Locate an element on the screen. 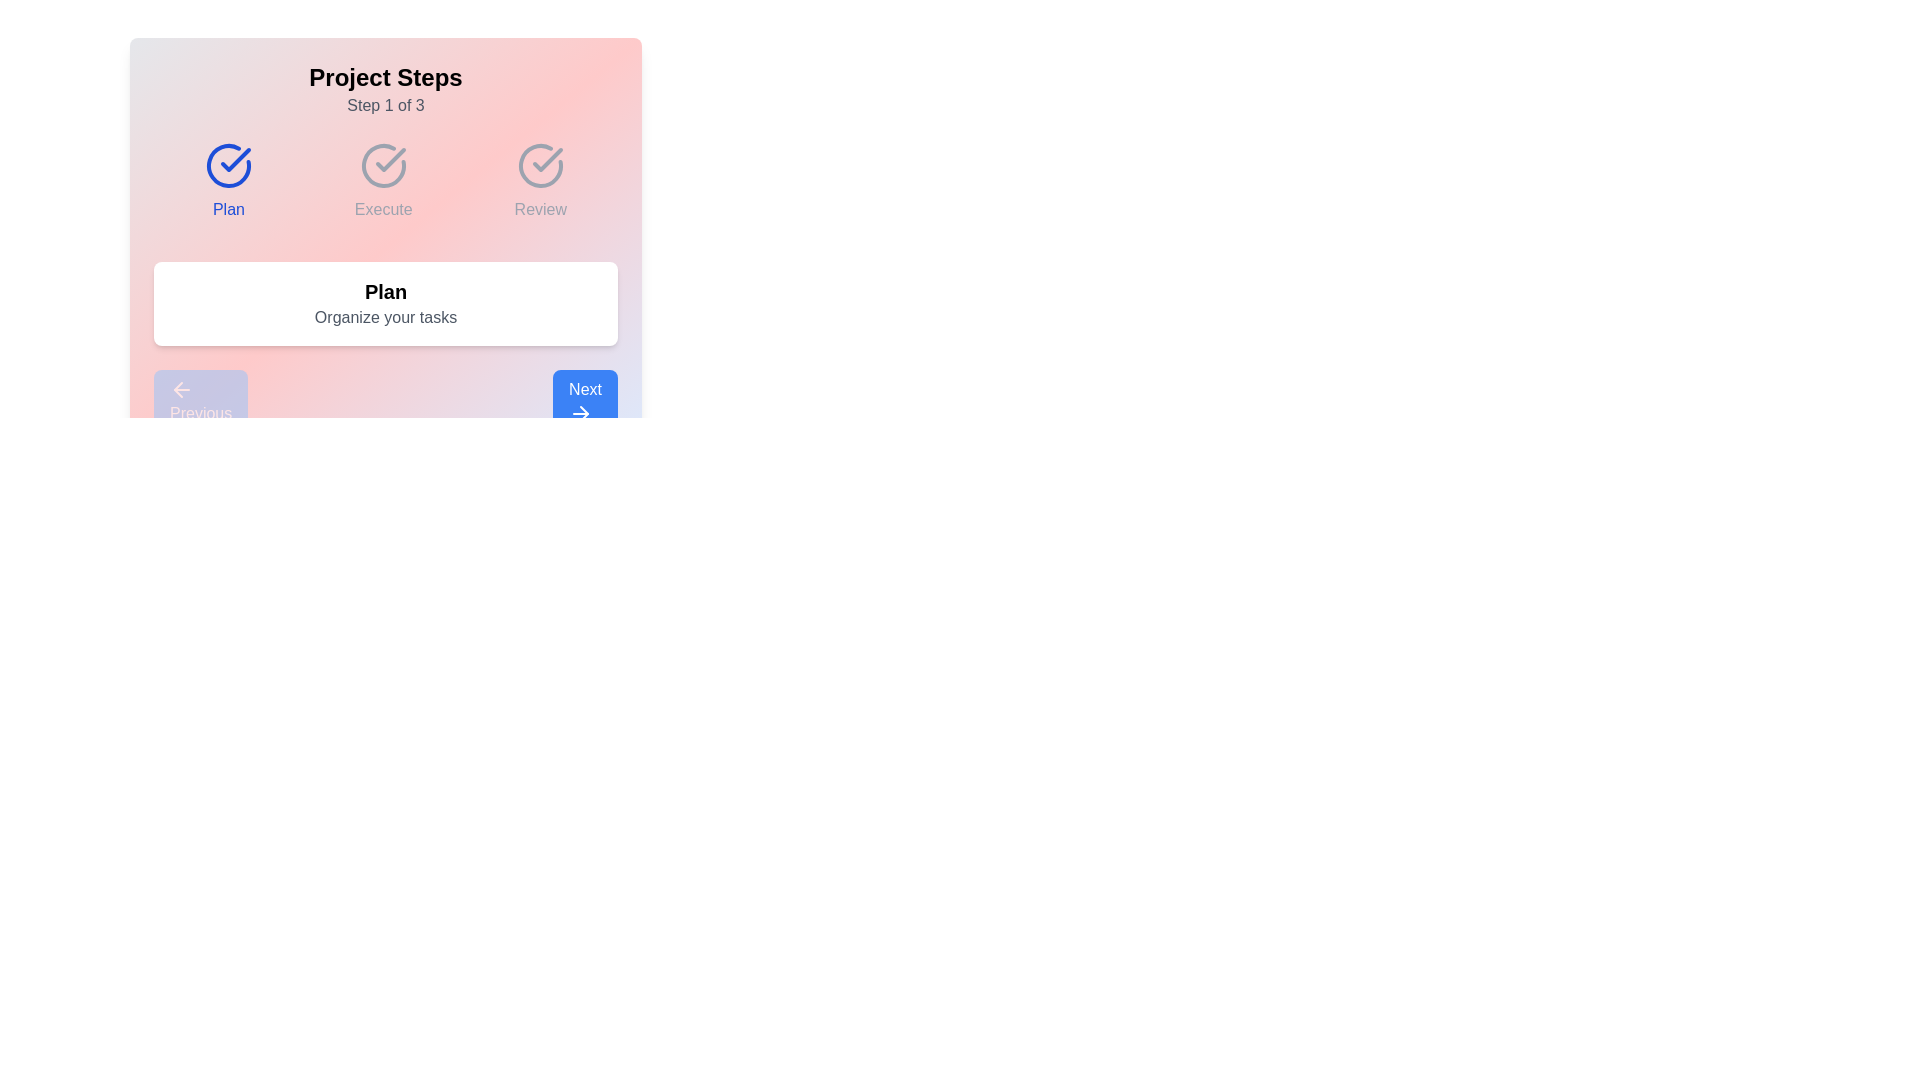  'Next' button to navigate to the next step is located at coordinates (584, 401).